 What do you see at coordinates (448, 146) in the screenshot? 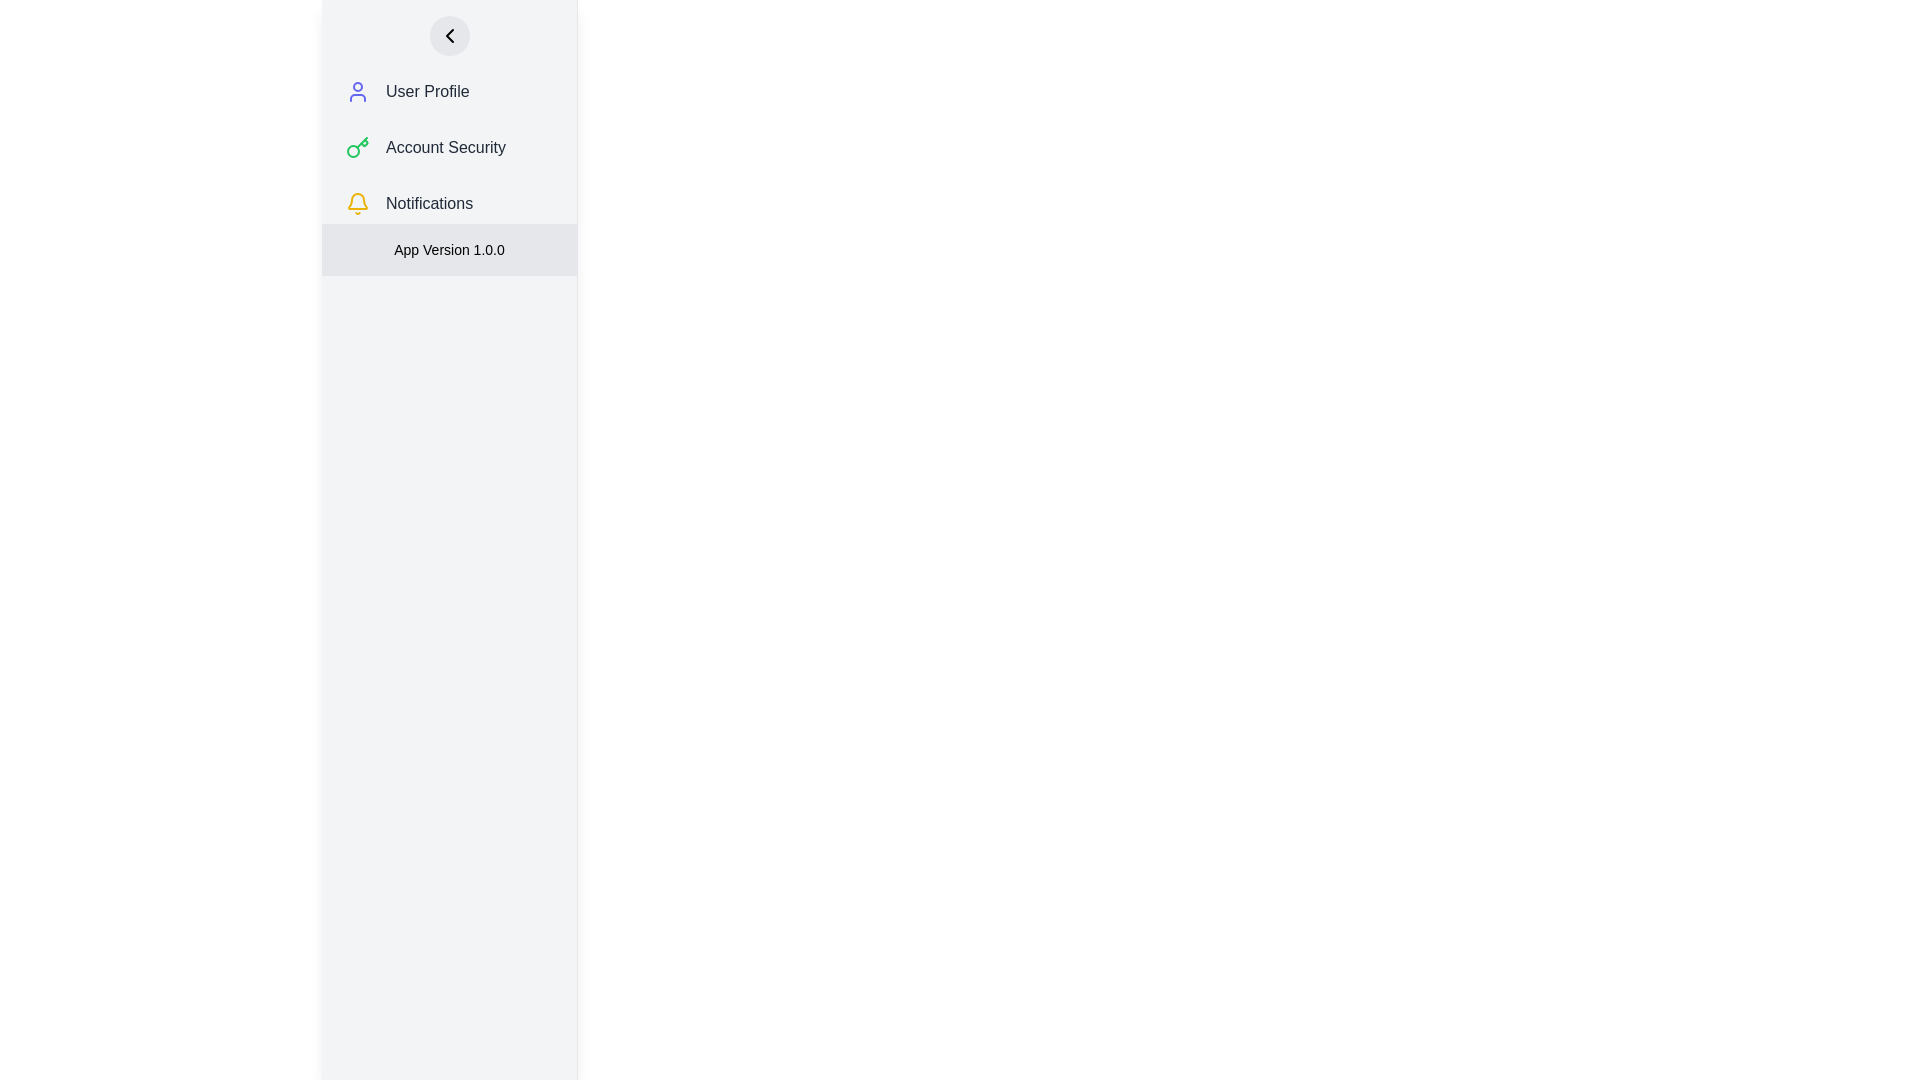
I see `the 'Account Security' button, which is the second item in a vertical list in the left sidebar` at bounding box center [448, 146].